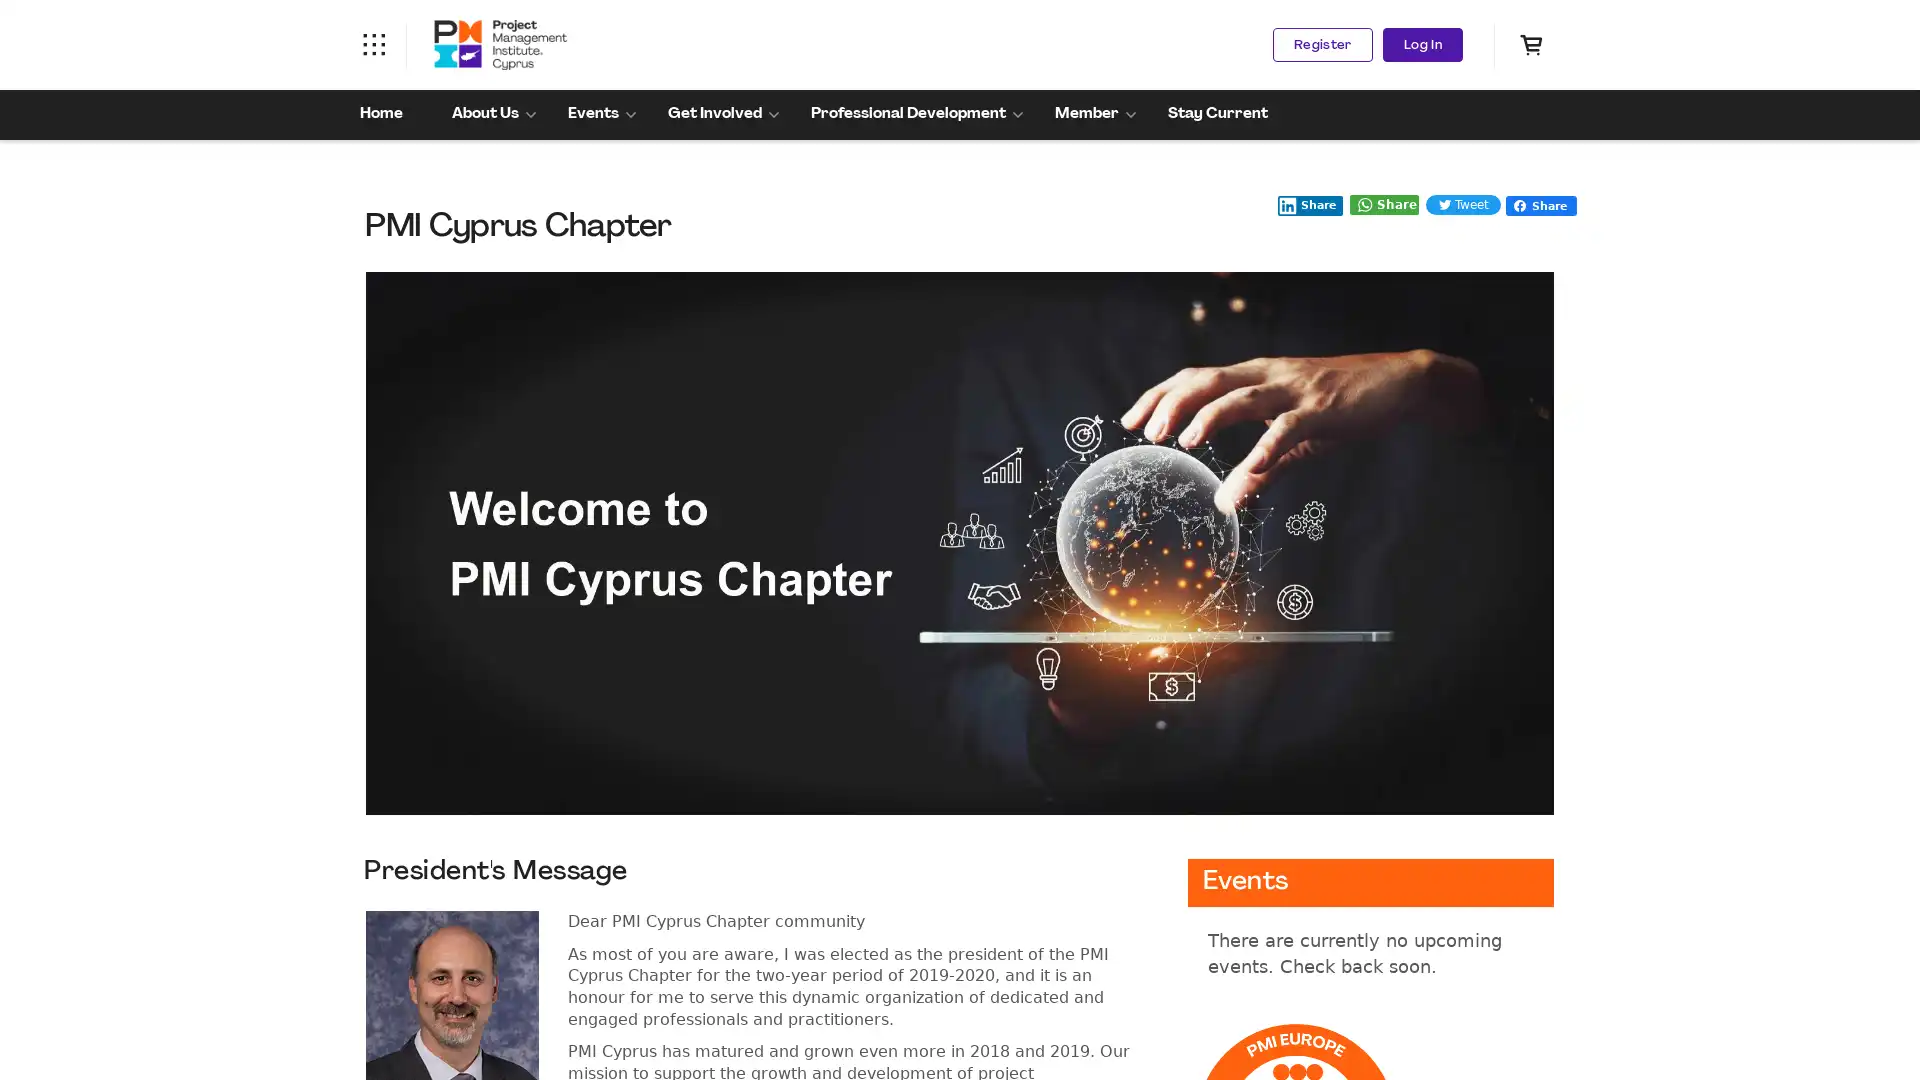 Image resolution: width=1920 pixels, height=1080 pixels. I want to click on Share, so click(1310, 204).